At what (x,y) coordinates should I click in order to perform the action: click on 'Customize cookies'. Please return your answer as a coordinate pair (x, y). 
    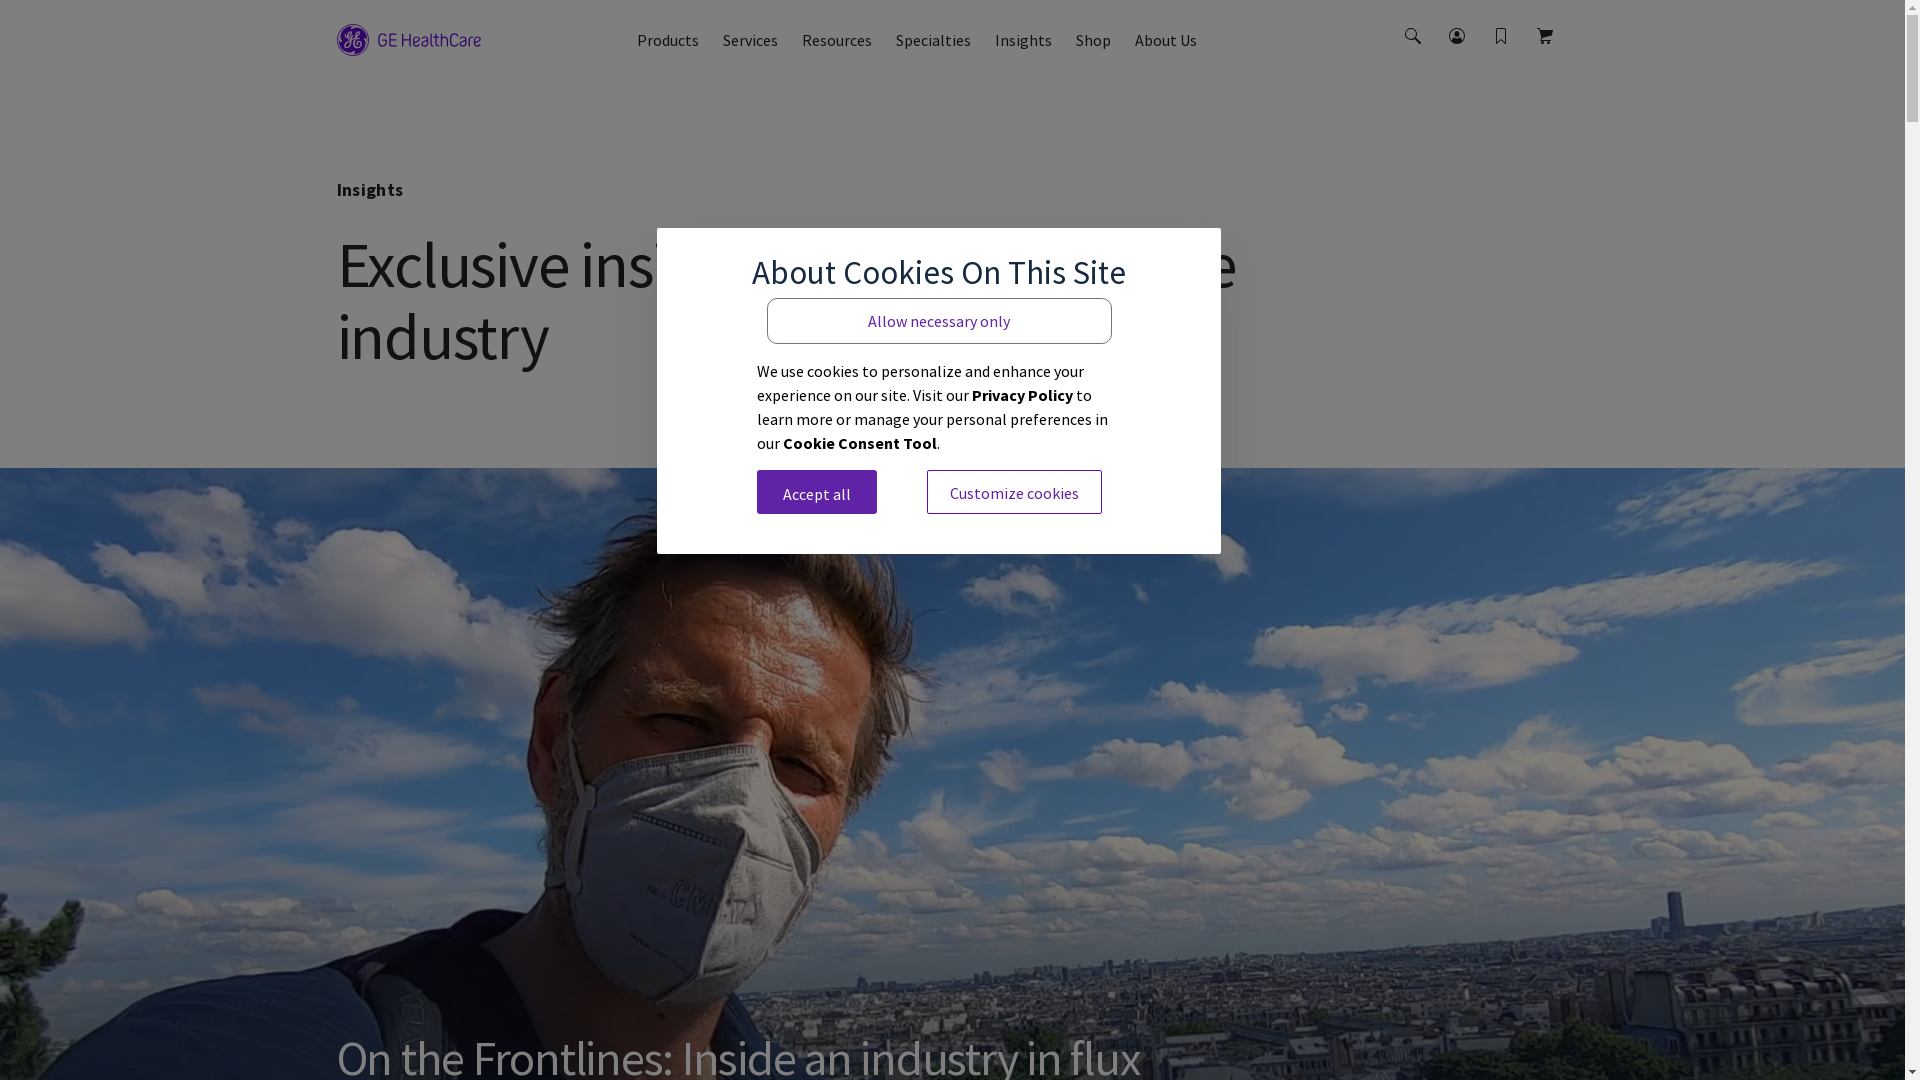
    Looking at the image, I should click on (1014, 492).